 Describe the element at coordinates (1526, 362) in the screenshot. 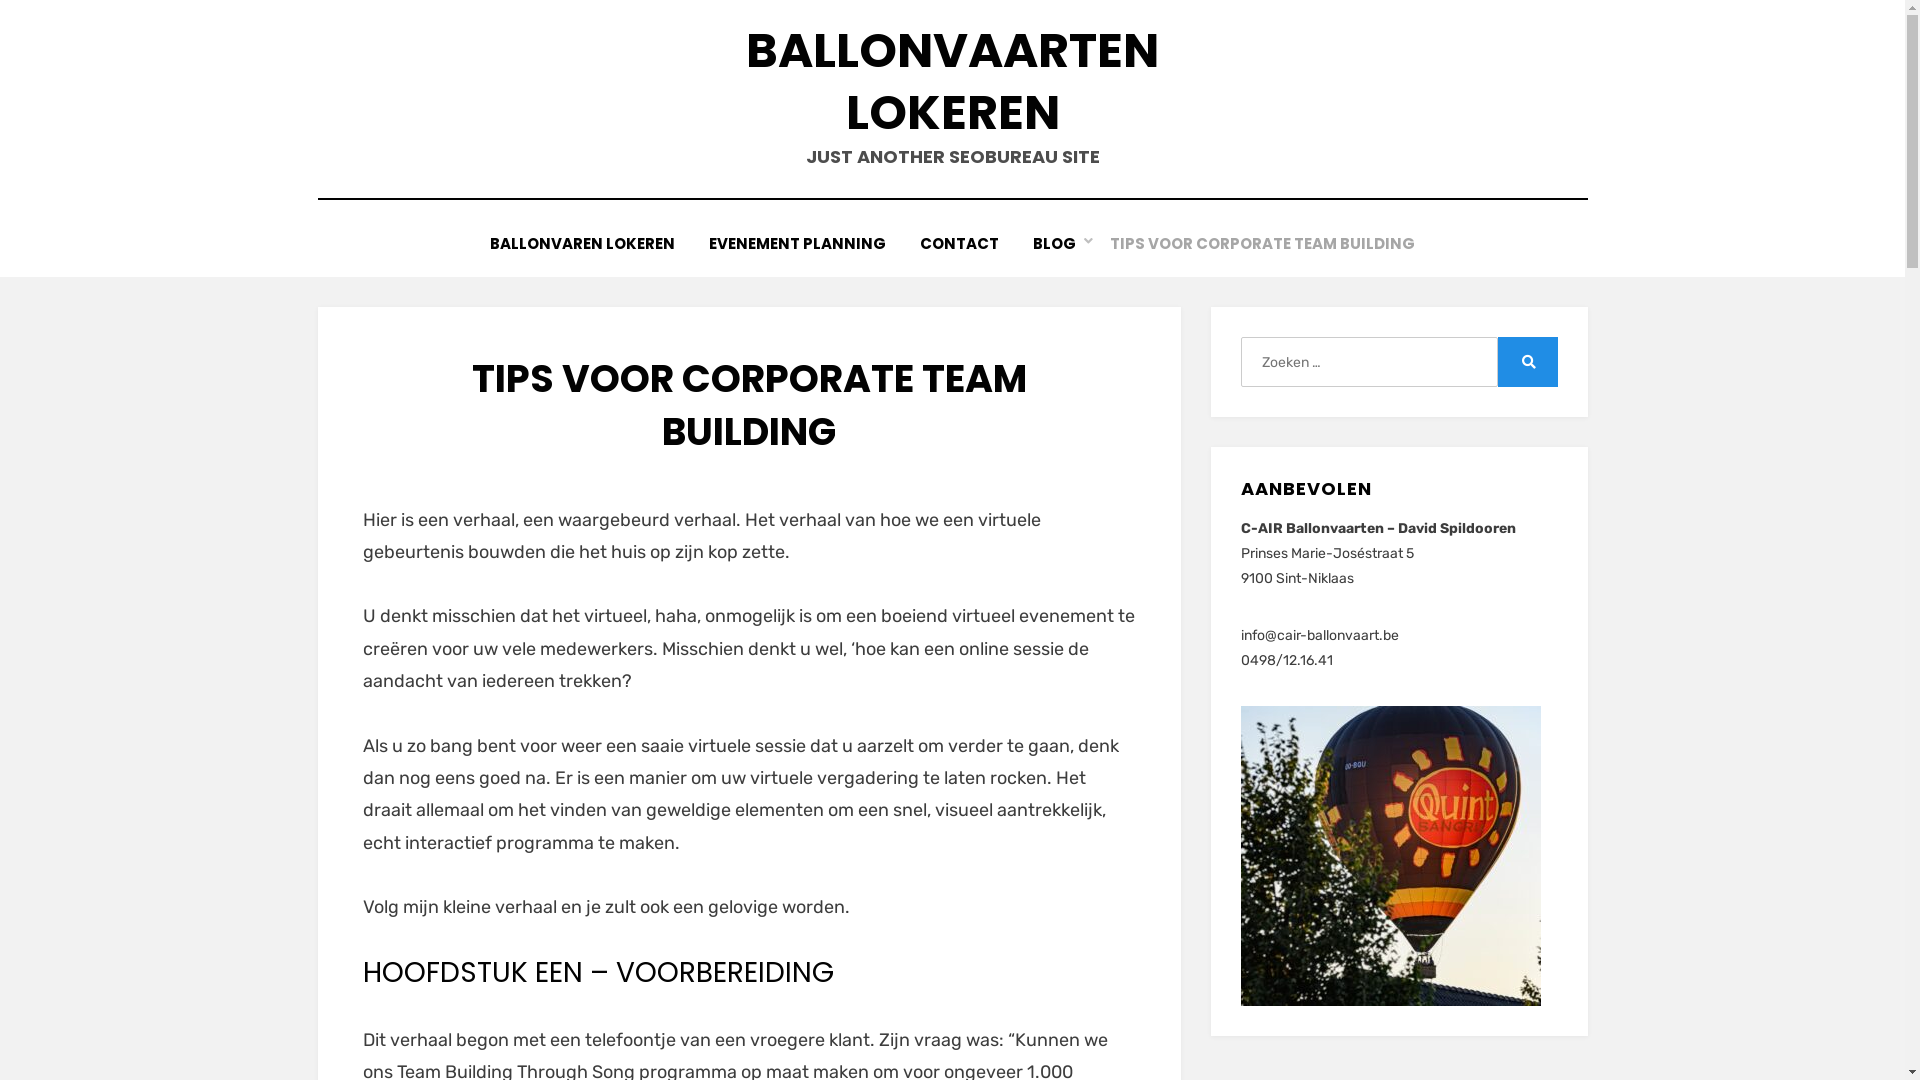

I see `'Zoeken'` at that location.